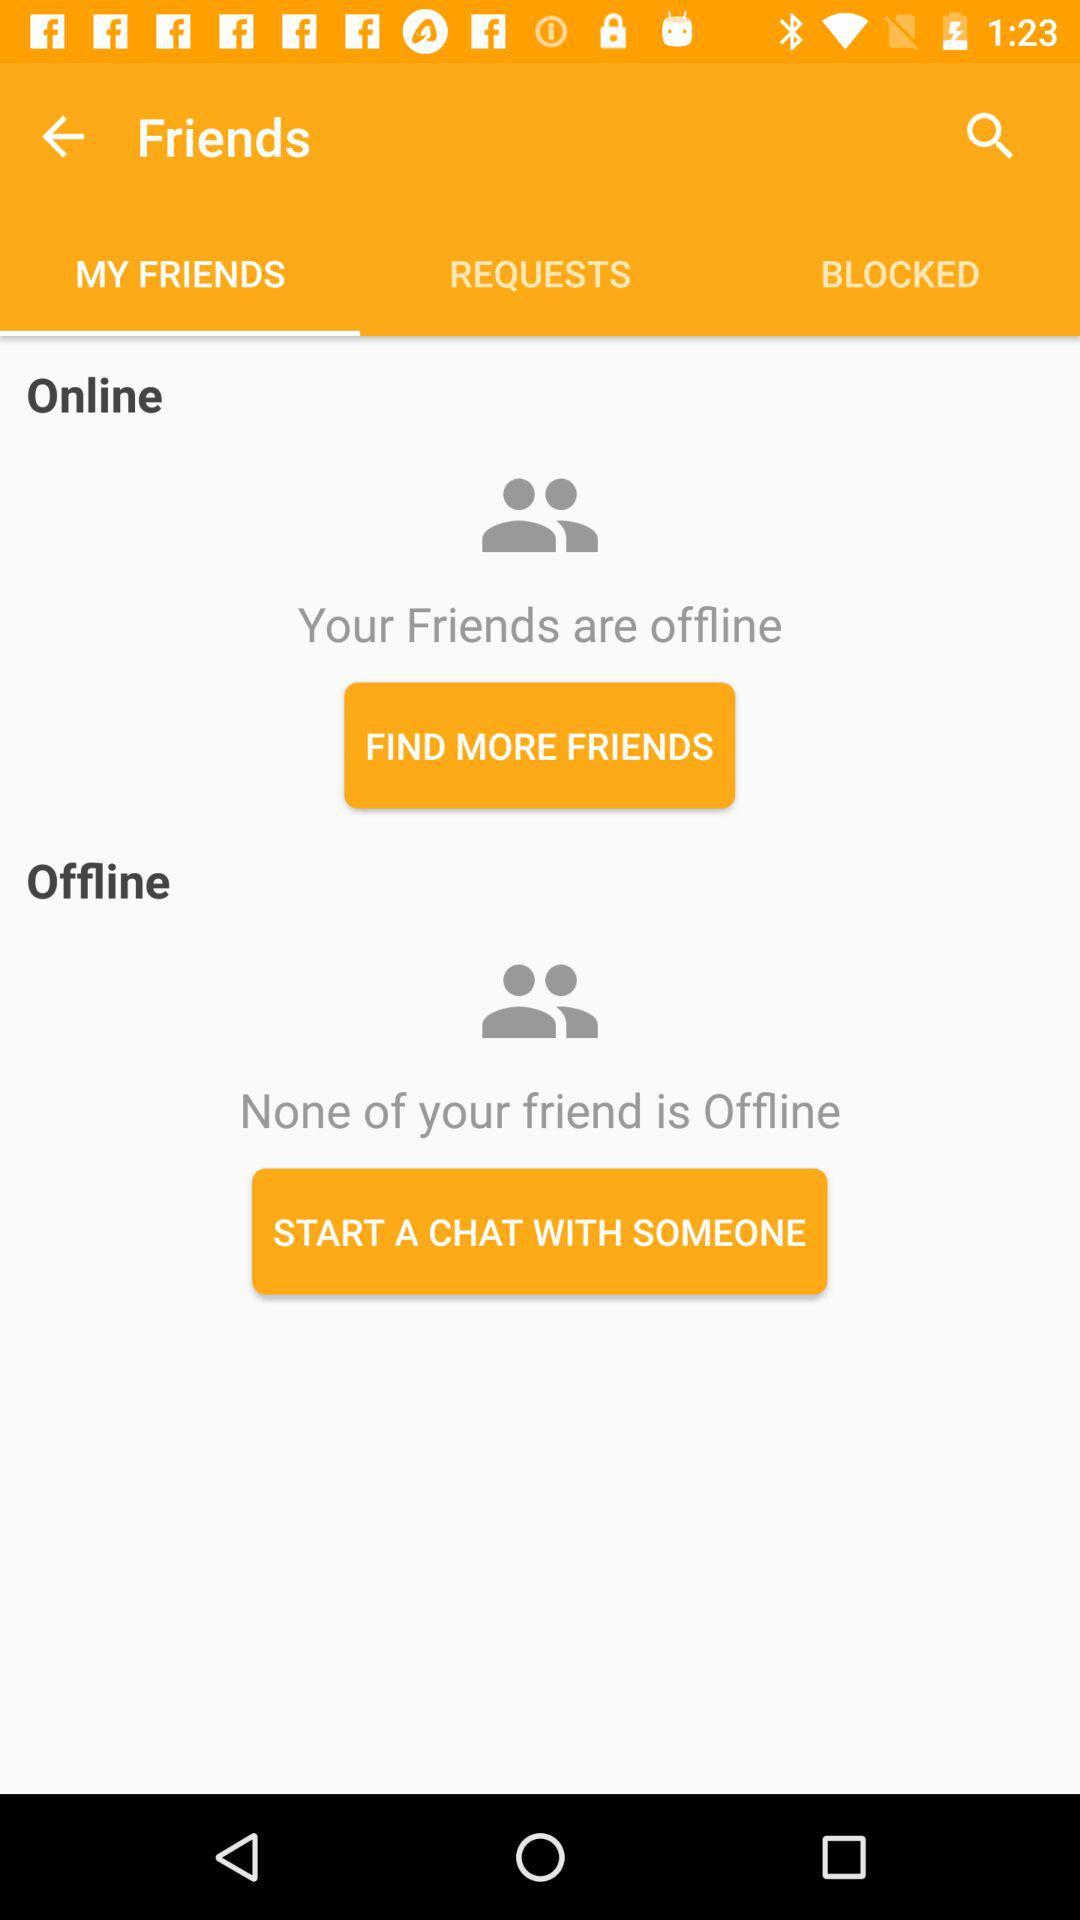 The image size is (1080, 1920). What do you see at coordinates (538, 744) in the screenshot?
I see `find more friends` at bounding box center [538, 744].